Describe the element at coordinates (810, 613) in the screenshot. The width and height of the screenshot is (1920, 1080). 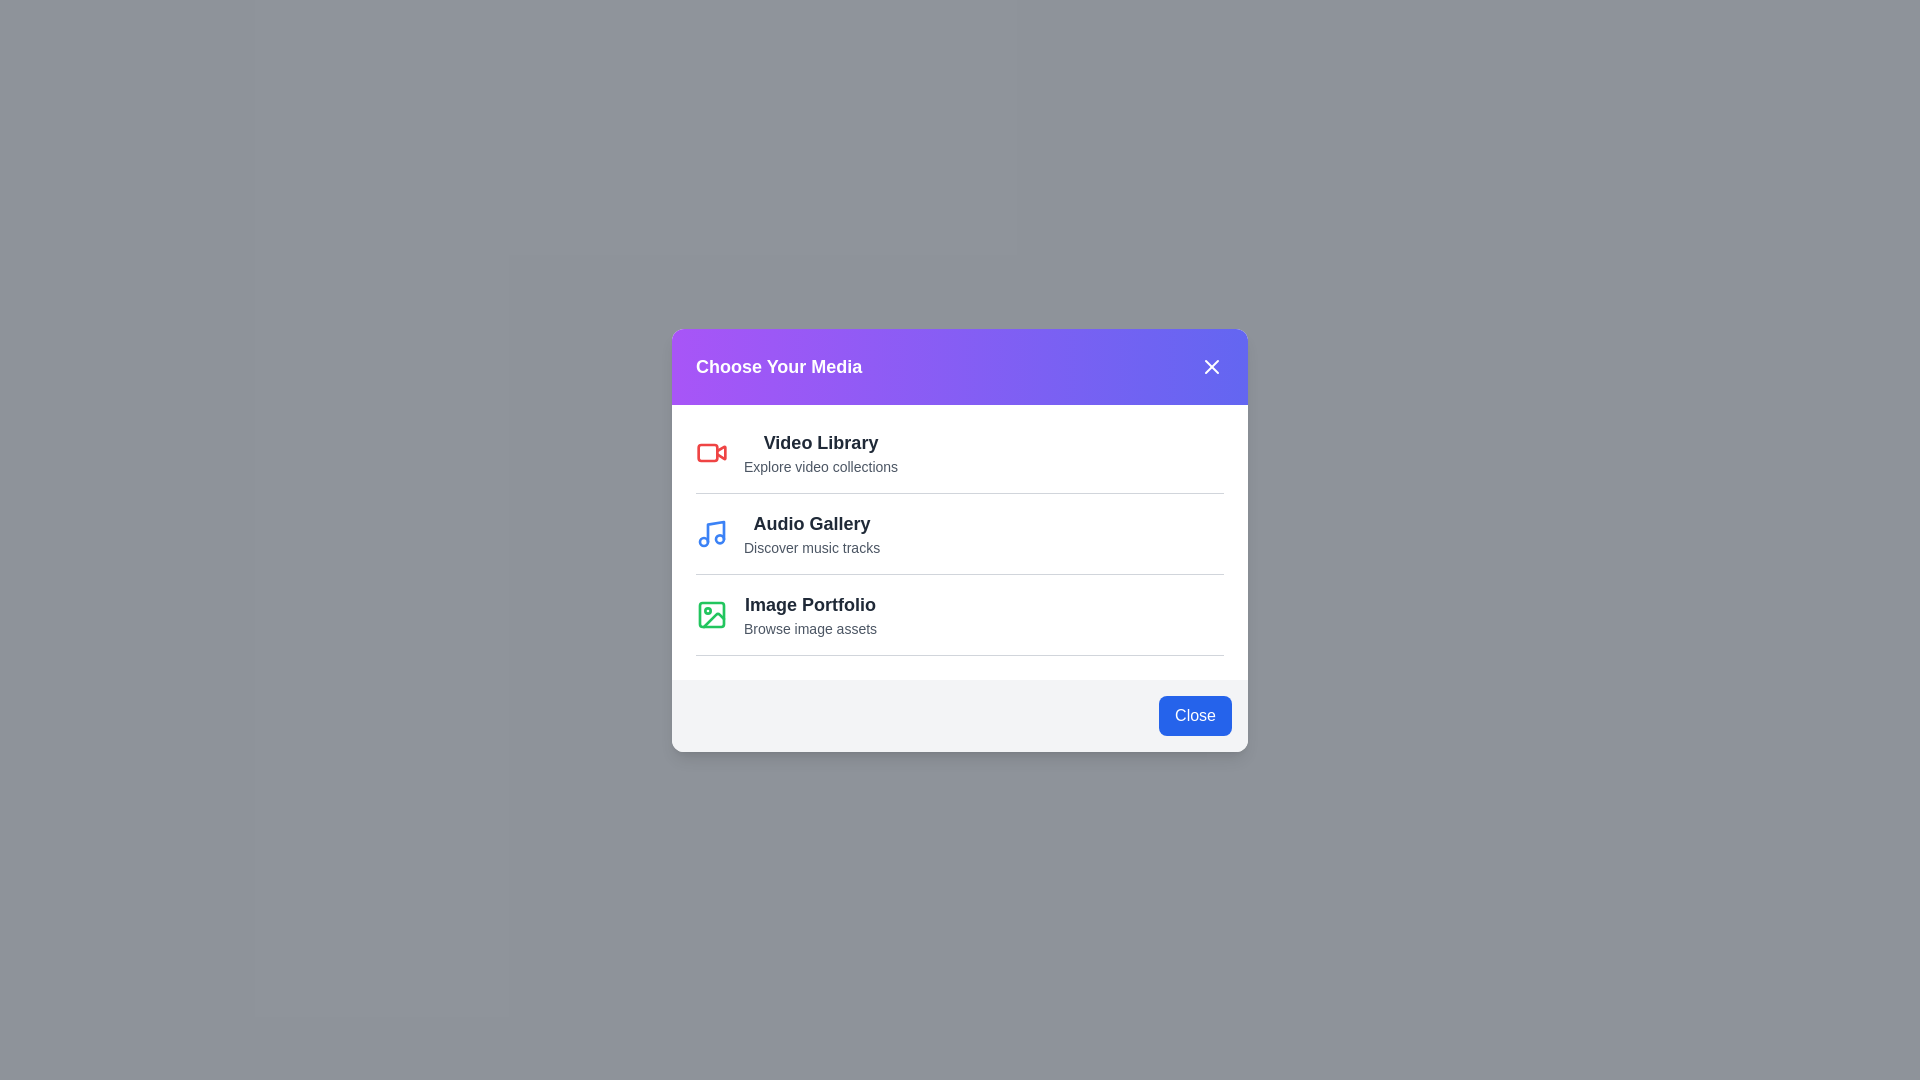
I see `the 'Image Portfolio' option to select it` at that location.